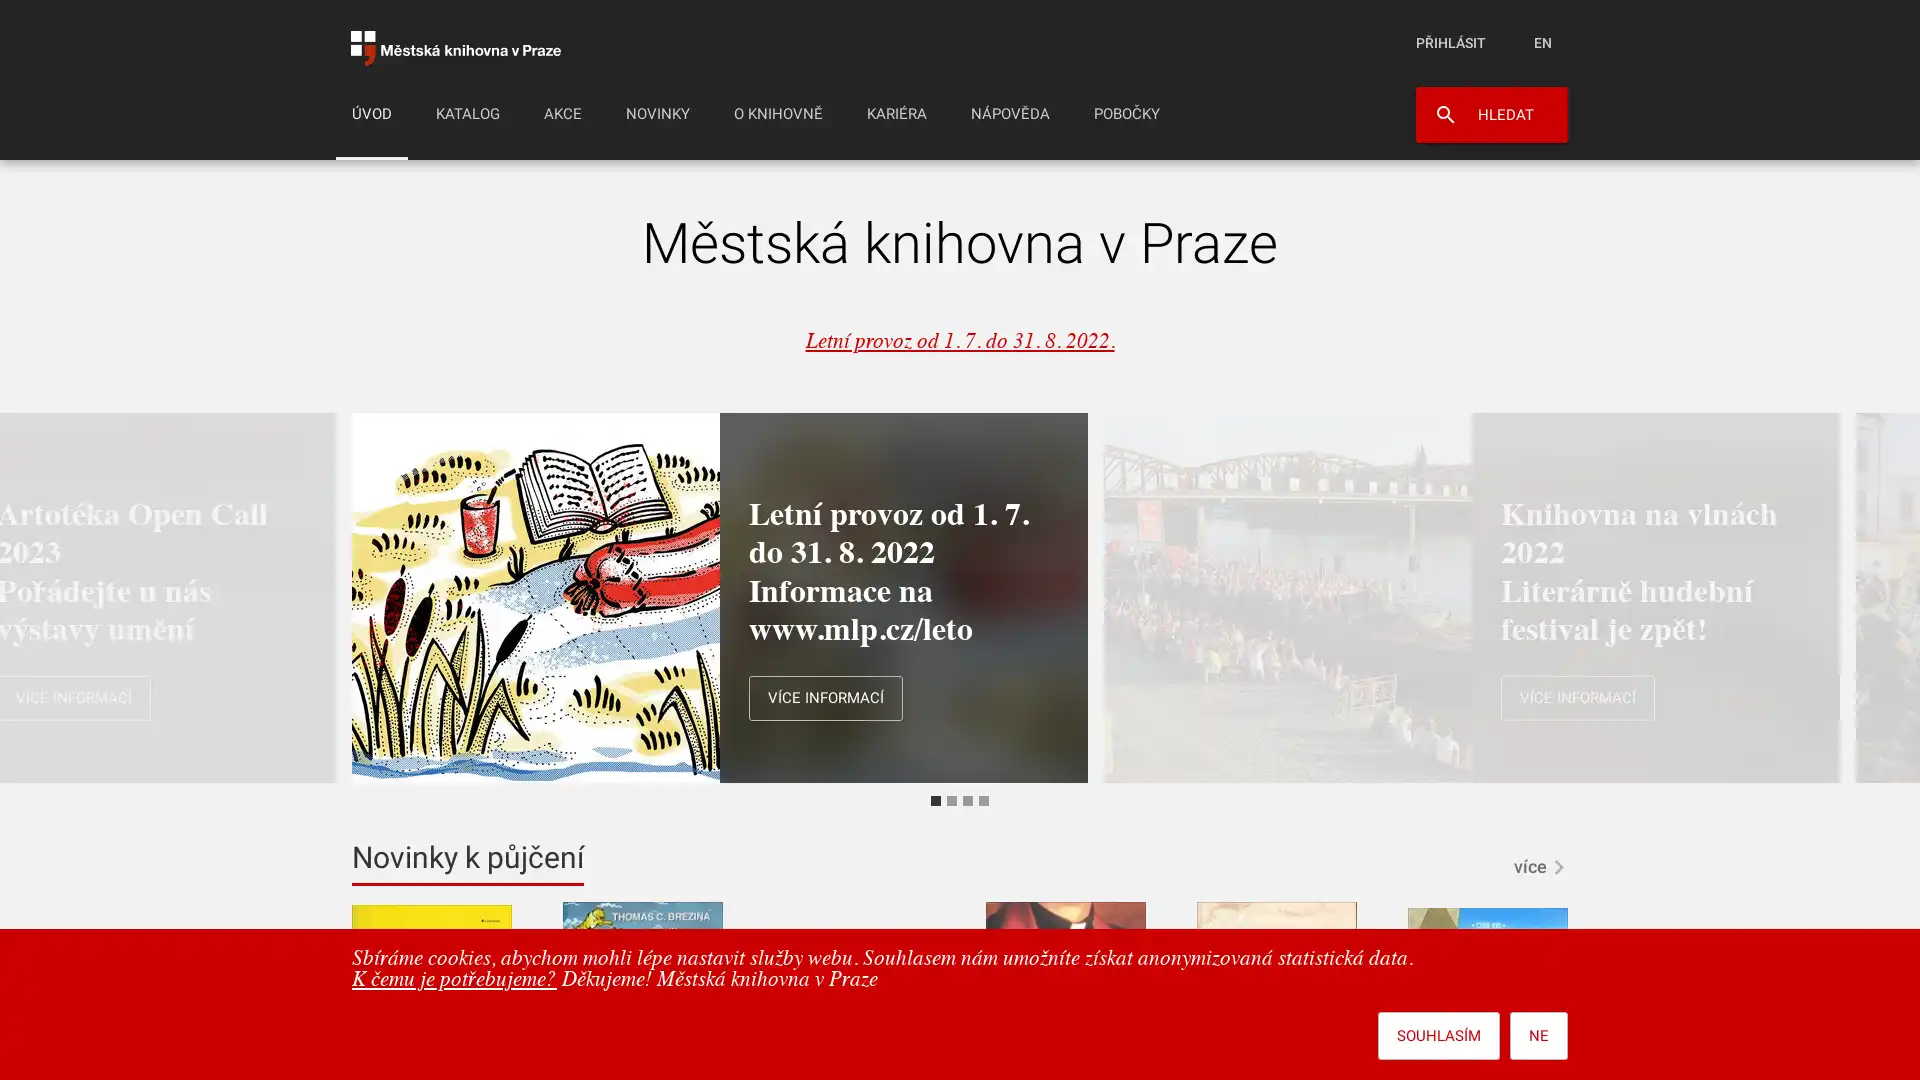 The image size is (1920, 1080). What do you see at coordinates (1538, 1035) in the screenshot?
I see `NE` at bounding box center [1538, 1035].